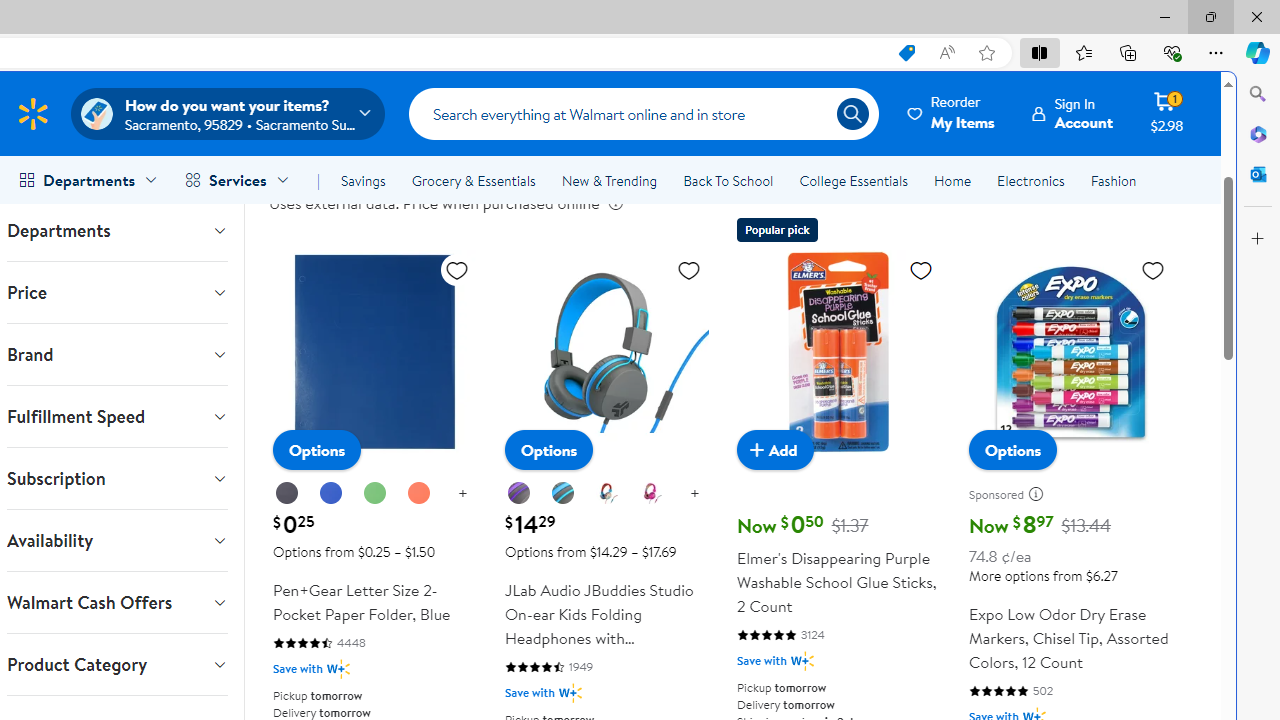 This screenshot has width=1280, height=720. Describe the element at coordinates (417, 493) in the screenshot. I see `'Orange'` at that location.